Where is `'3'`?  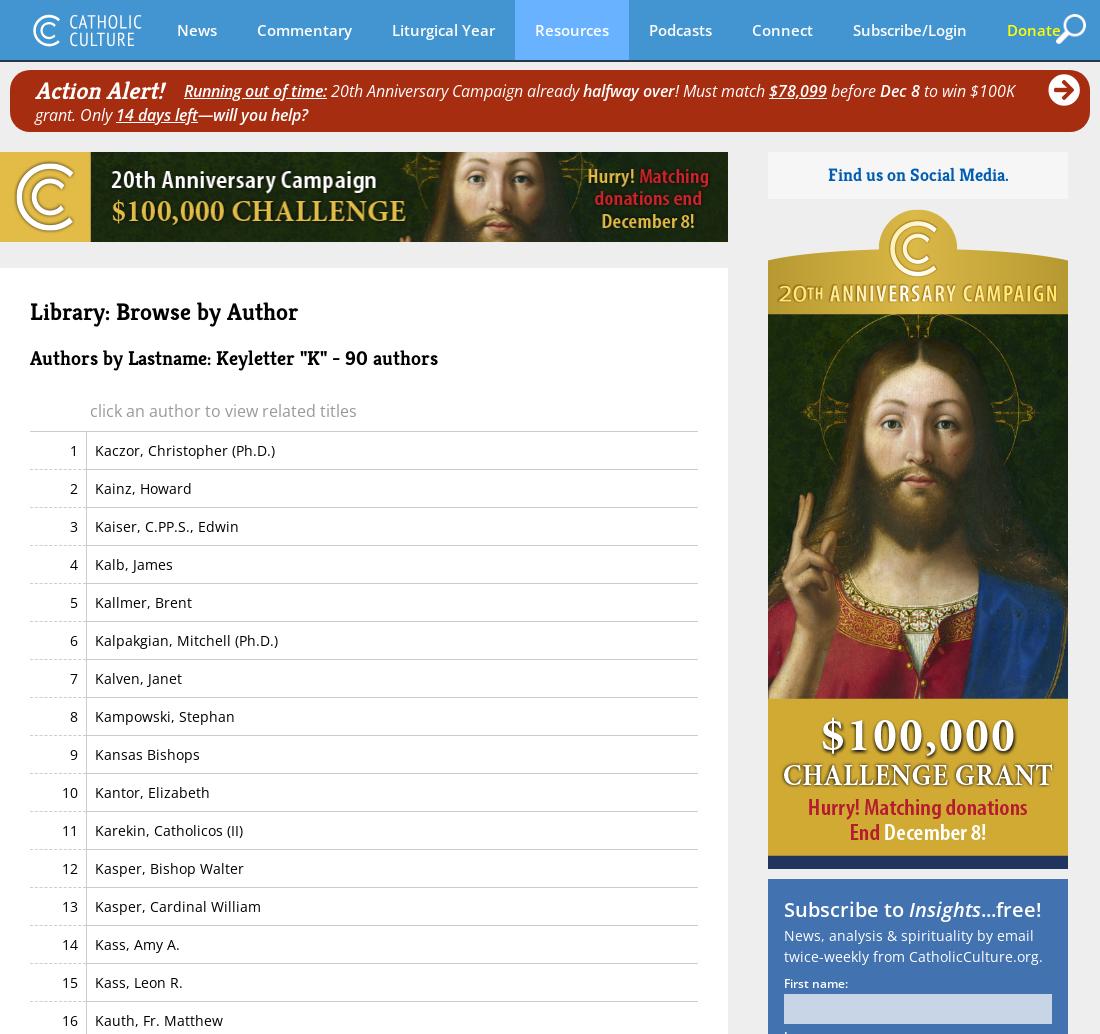
'3' is located at coordinates (68, 525).